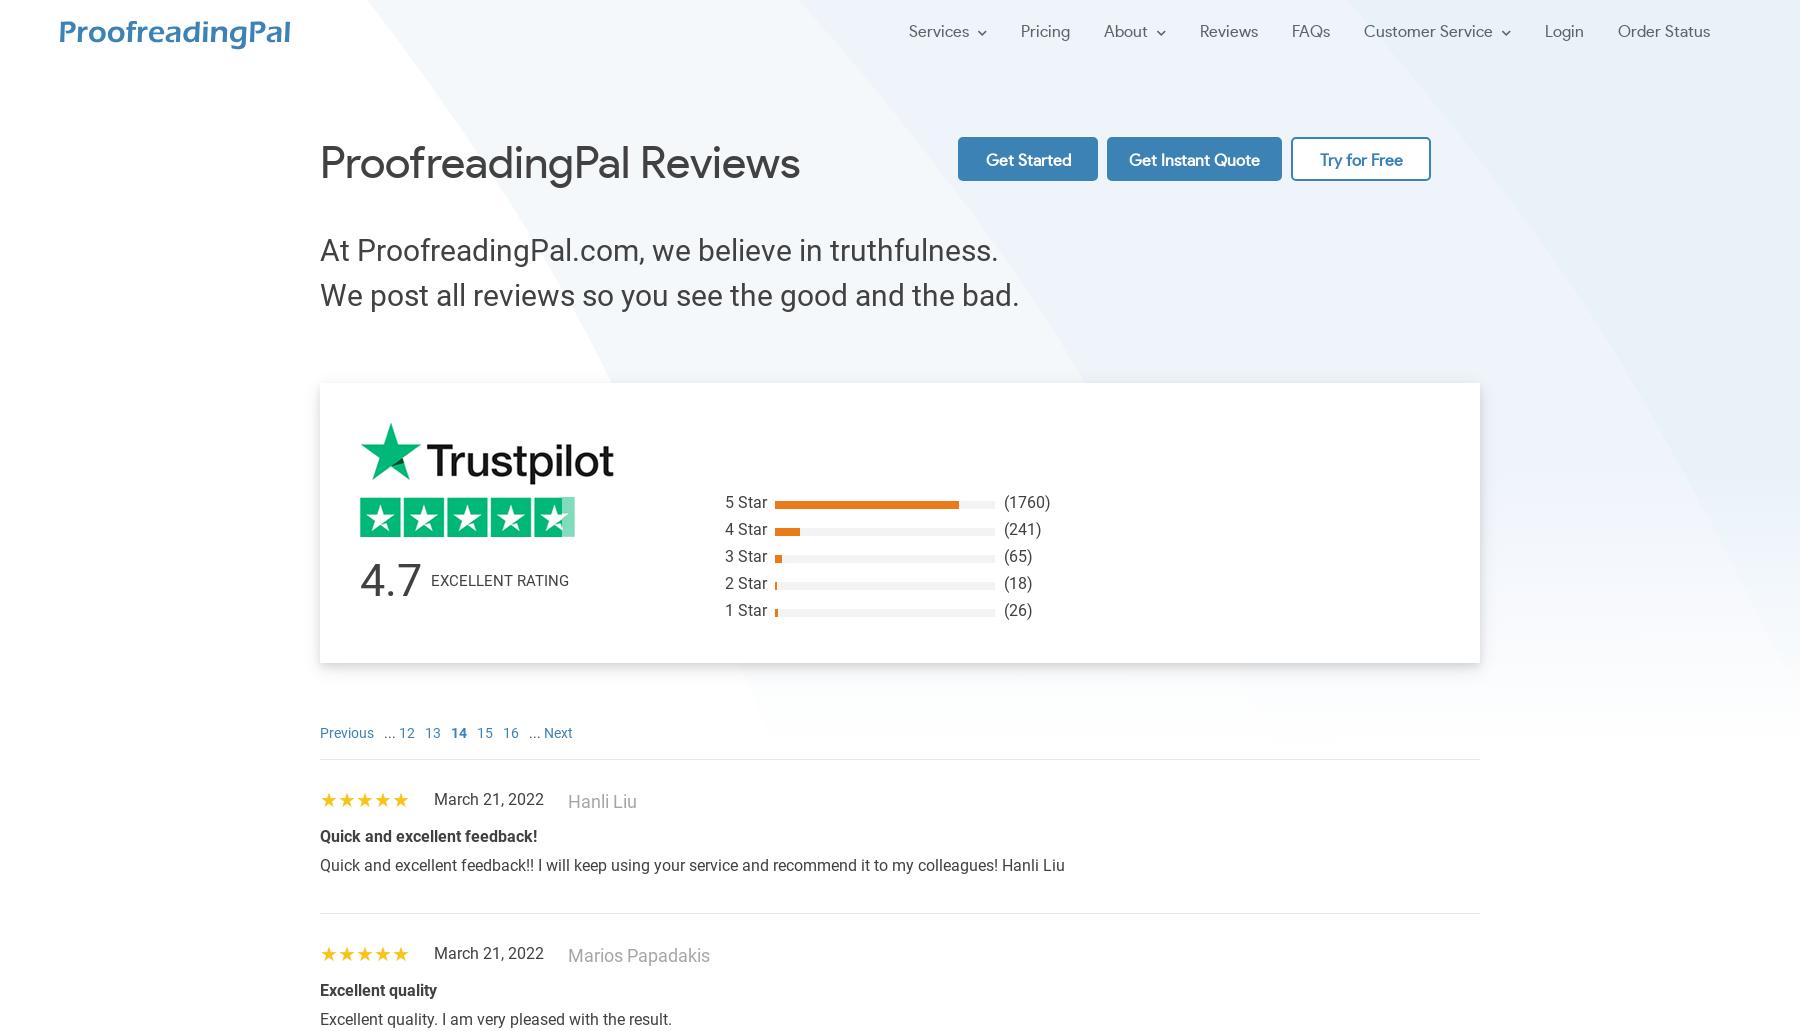 This screenshot has width=1800, height=1031. I want to click on '(18)', so click(1003, 582).